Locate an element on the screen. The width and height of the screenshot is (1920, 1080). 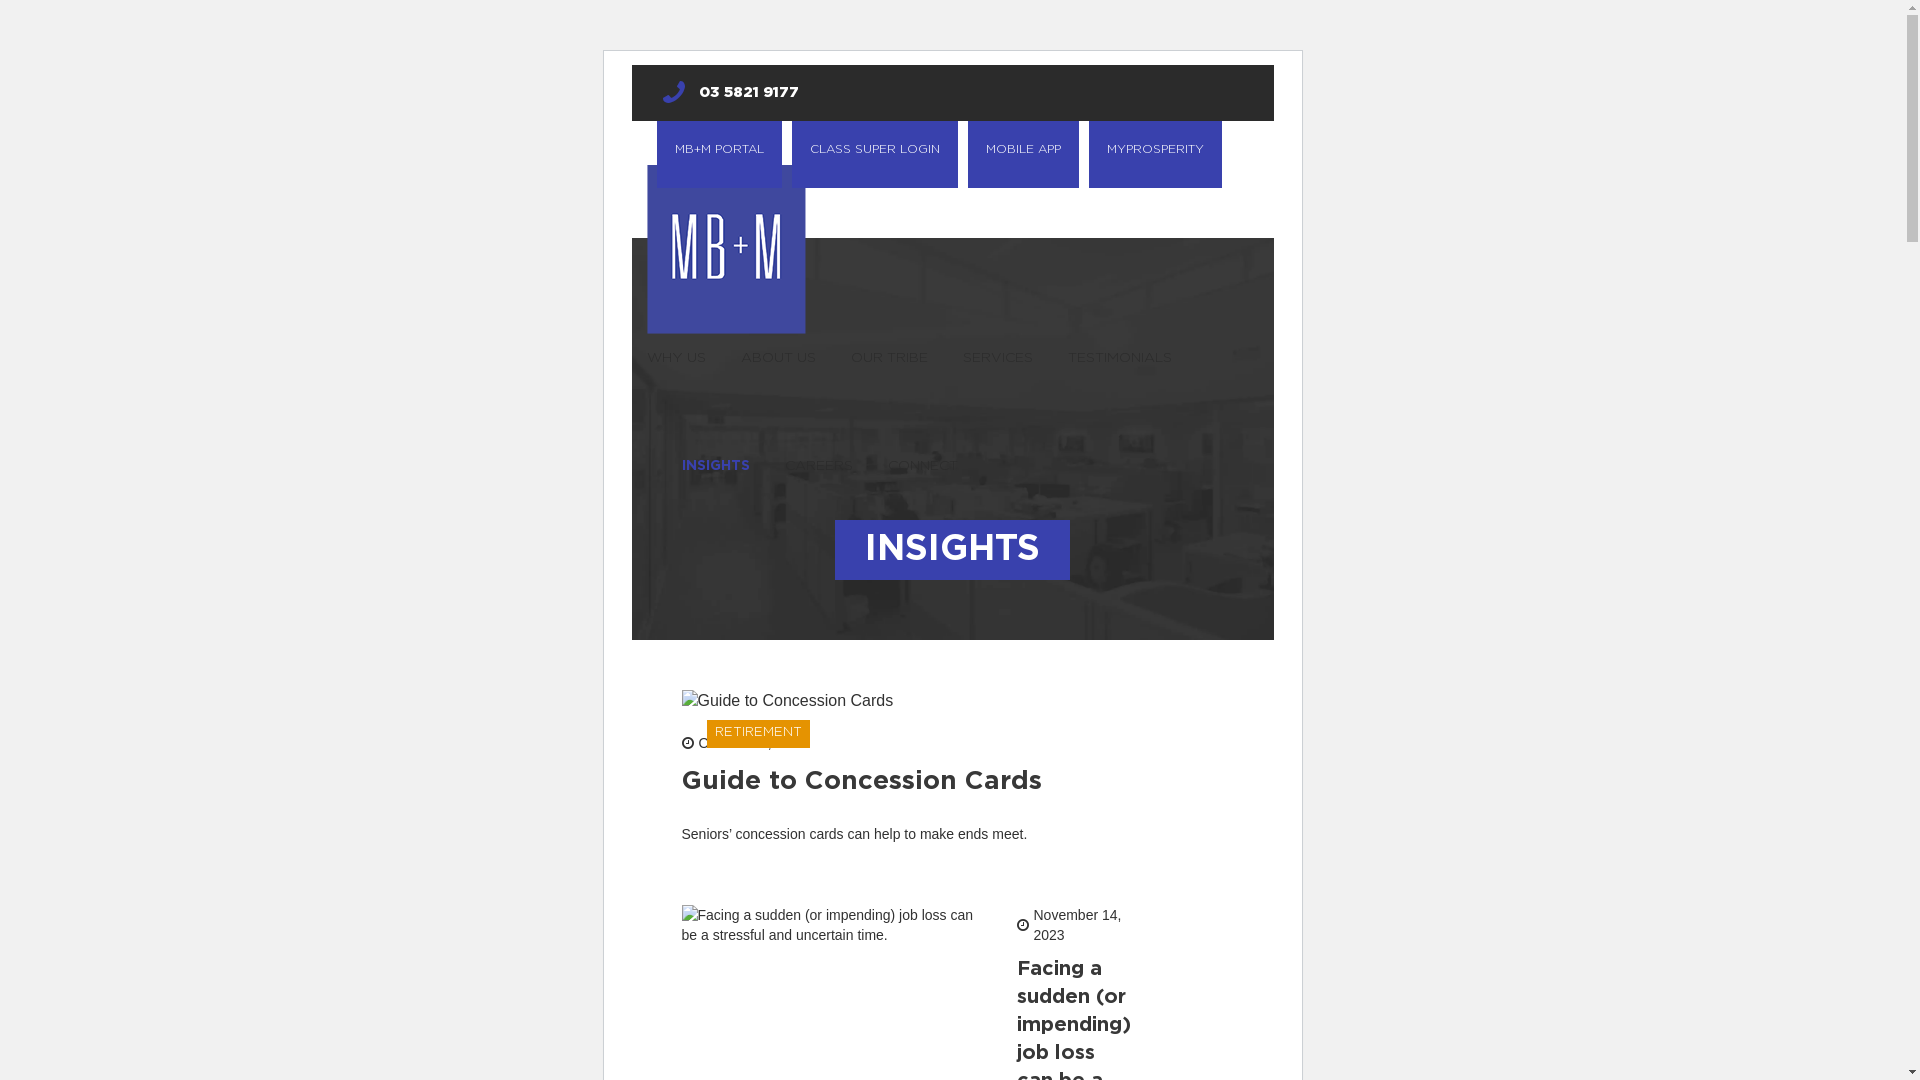
'TESTIMONIALS' is located at coordinates (1118, 357).